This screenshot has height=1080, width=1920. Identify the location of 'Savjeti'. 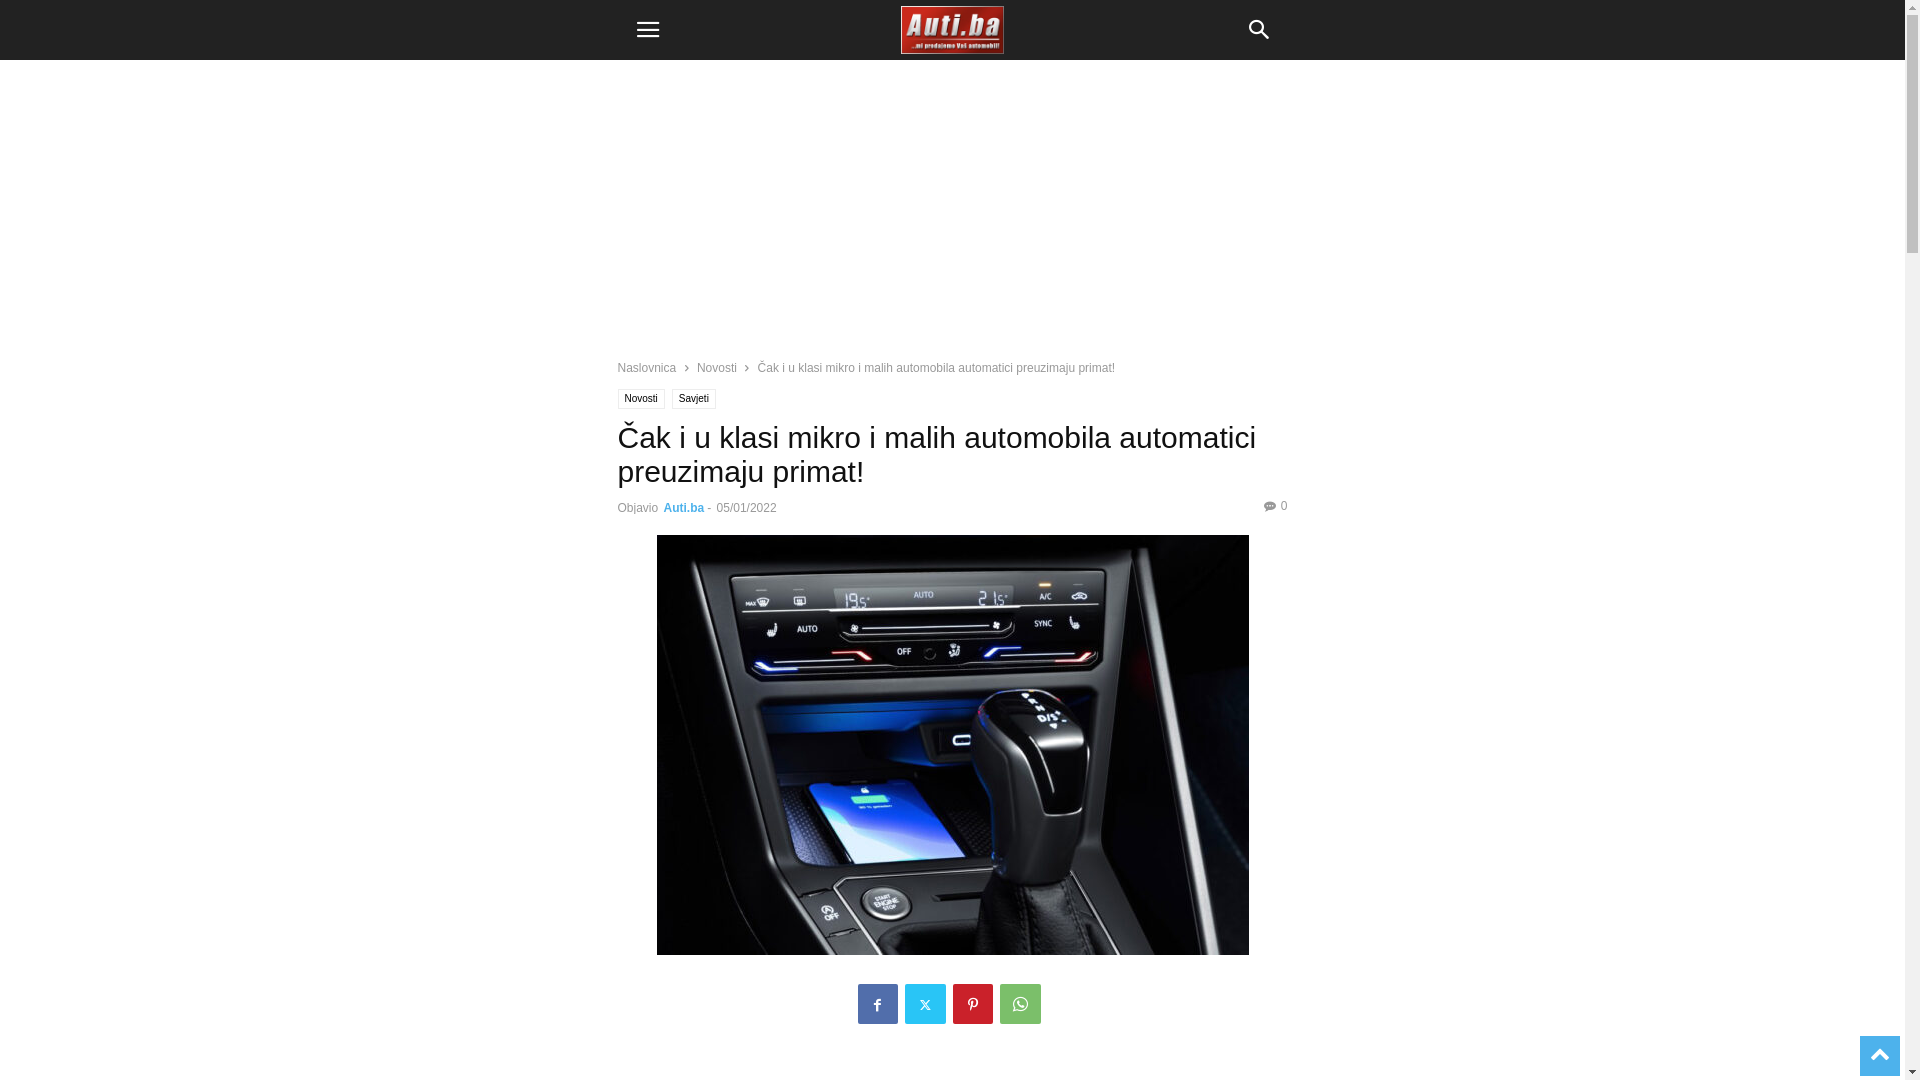
(672, 398).